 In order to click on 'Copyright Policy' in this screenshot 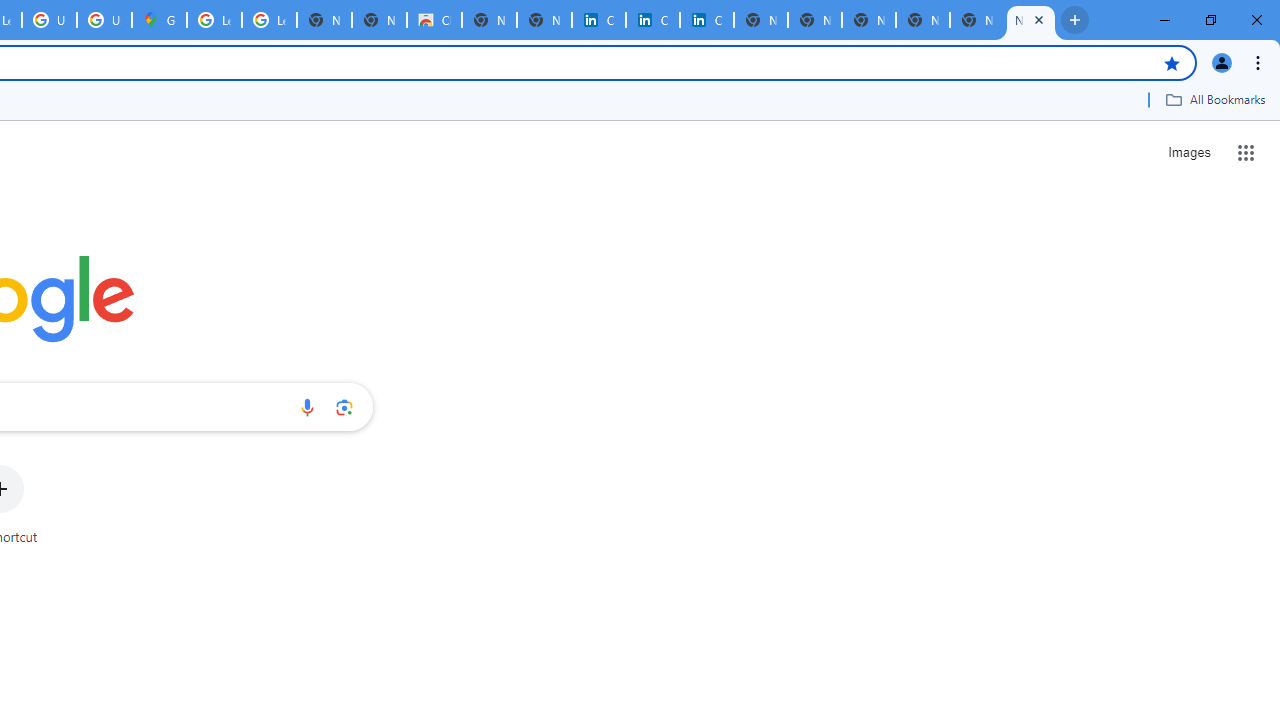, I will do `click(706, 20)`.